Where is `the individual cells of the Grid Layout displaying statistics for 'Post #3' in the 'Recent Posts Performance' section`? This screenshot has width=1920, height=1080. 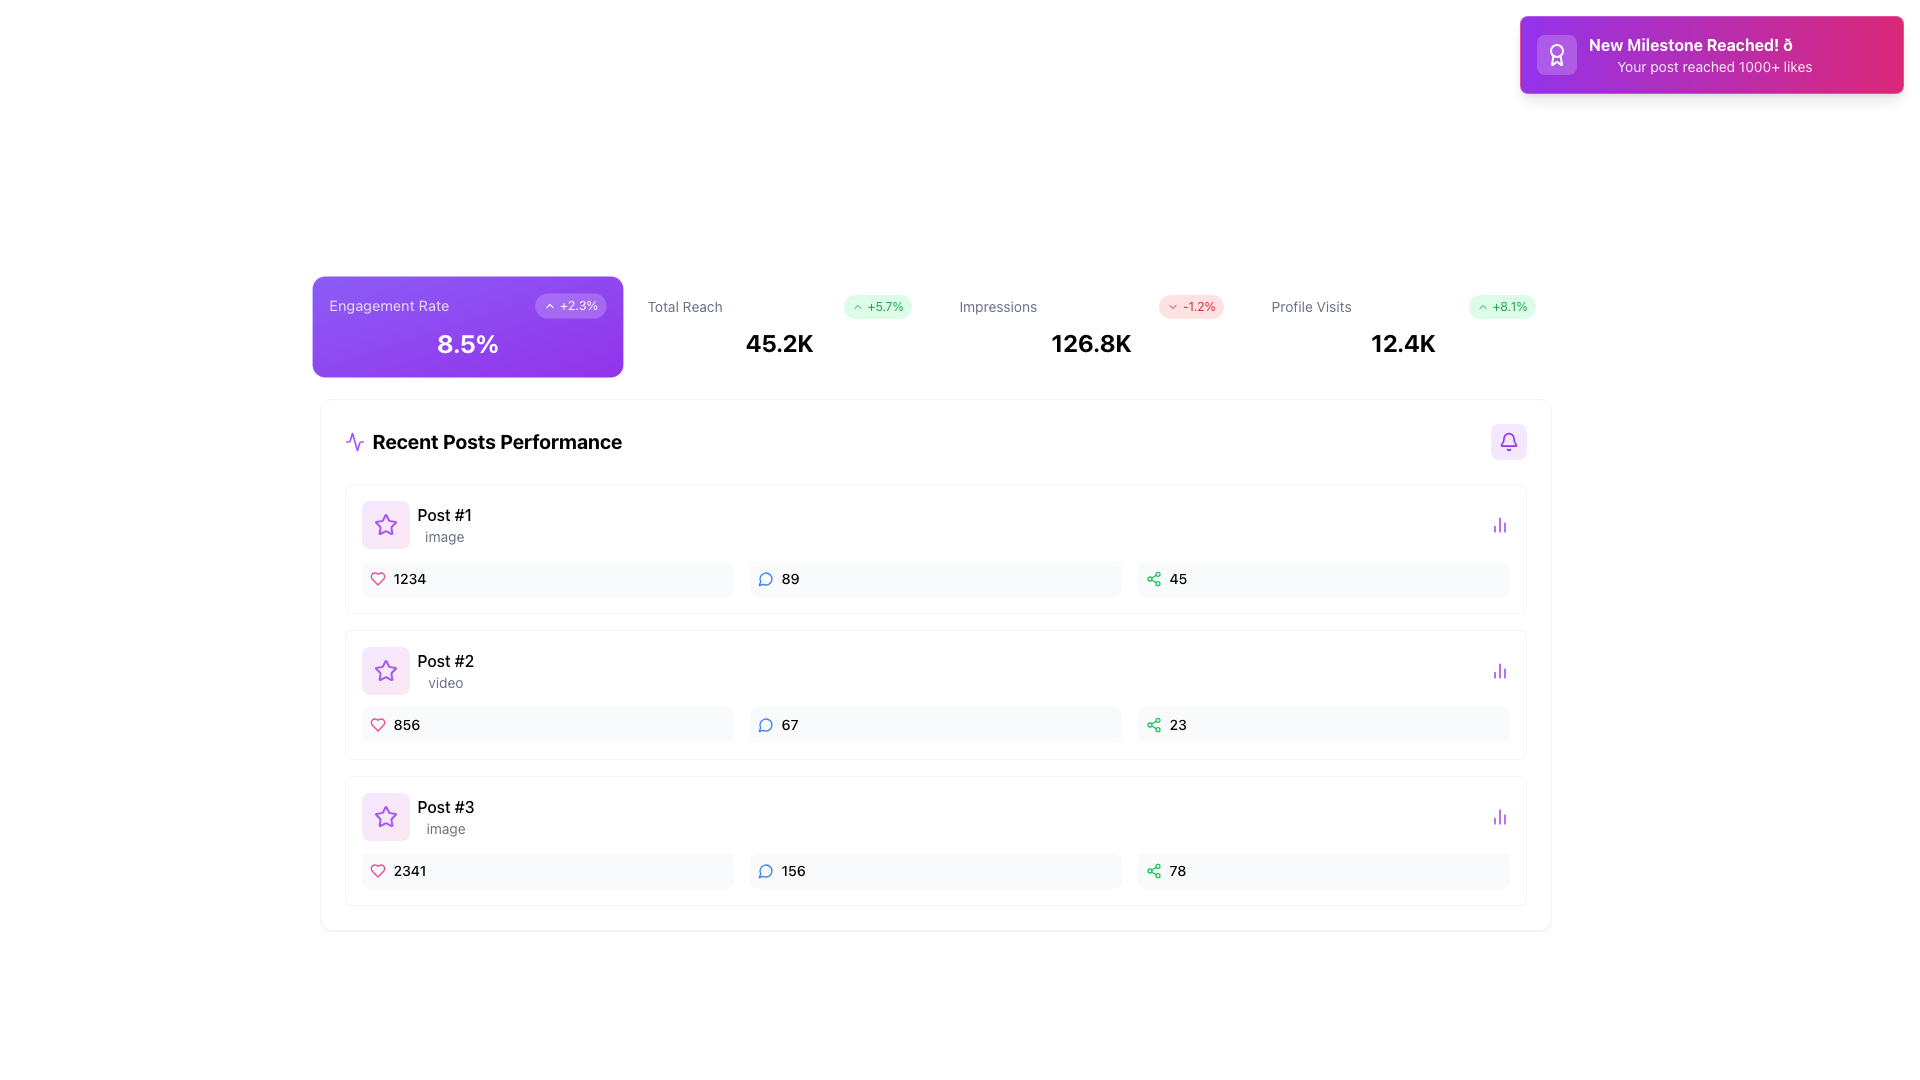
the individual cells of the Grid Layout displaying statistics for 'Post #3' in the 'Recent Posts Performance' section is located at coordinates (934, 870).